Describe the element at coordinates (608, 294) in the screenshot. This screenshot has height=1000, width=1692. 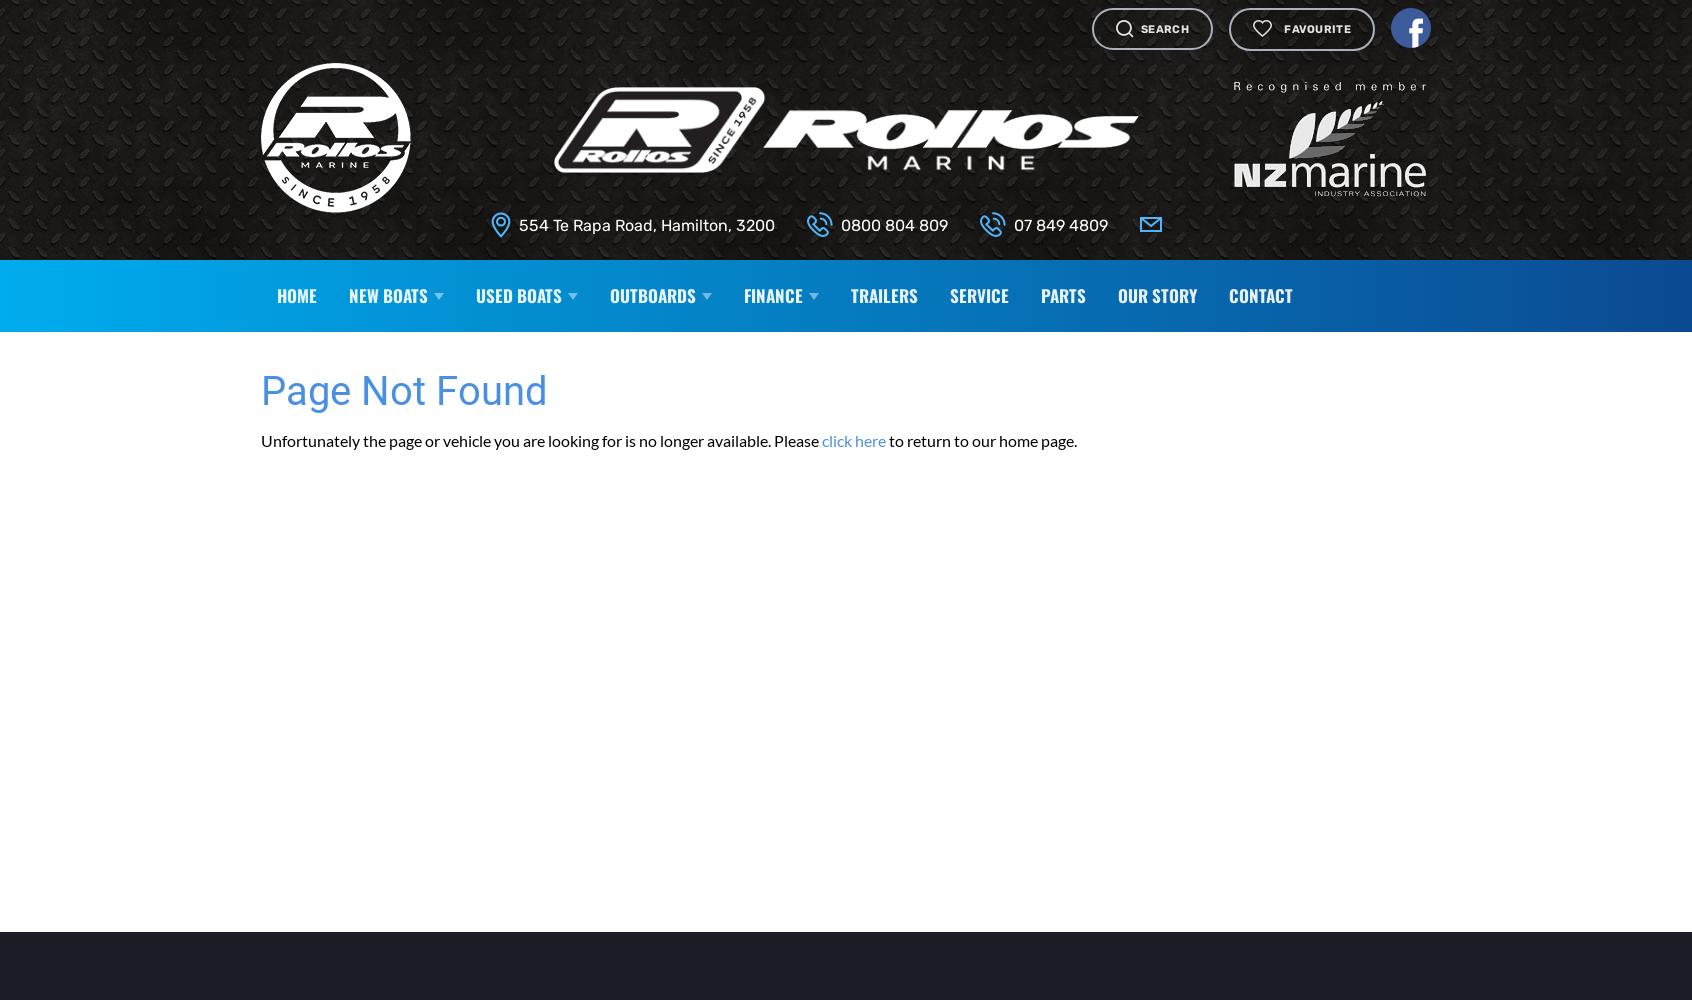
I see `'Outboards'` at that location.